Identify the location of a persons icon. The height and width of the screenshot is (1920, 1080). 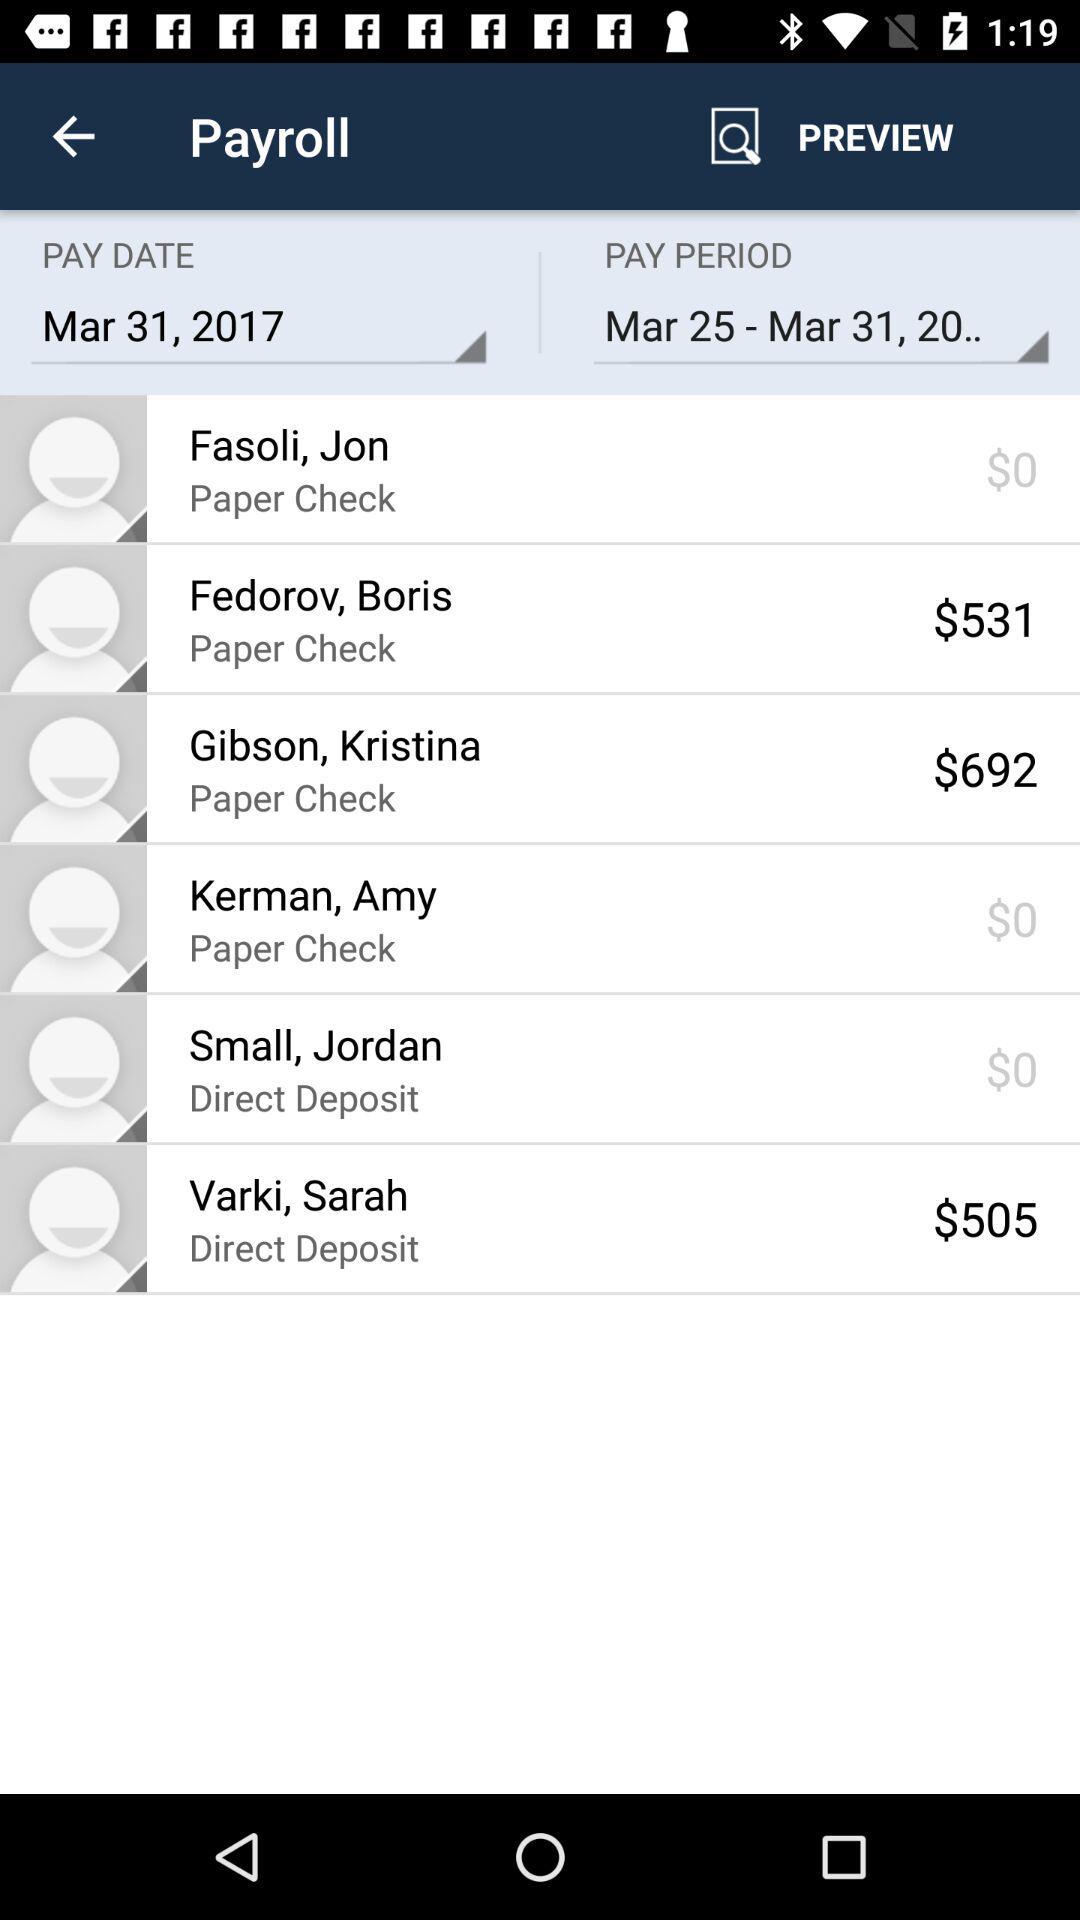
(72, 617).